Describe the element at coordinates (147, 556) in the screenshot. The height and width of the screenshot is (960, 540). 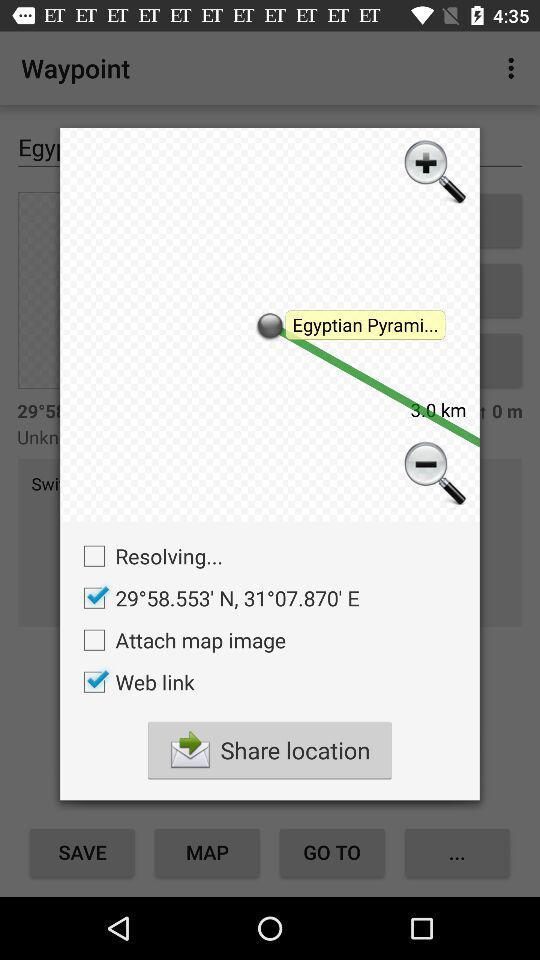
I see `the icon on the left` at that location.